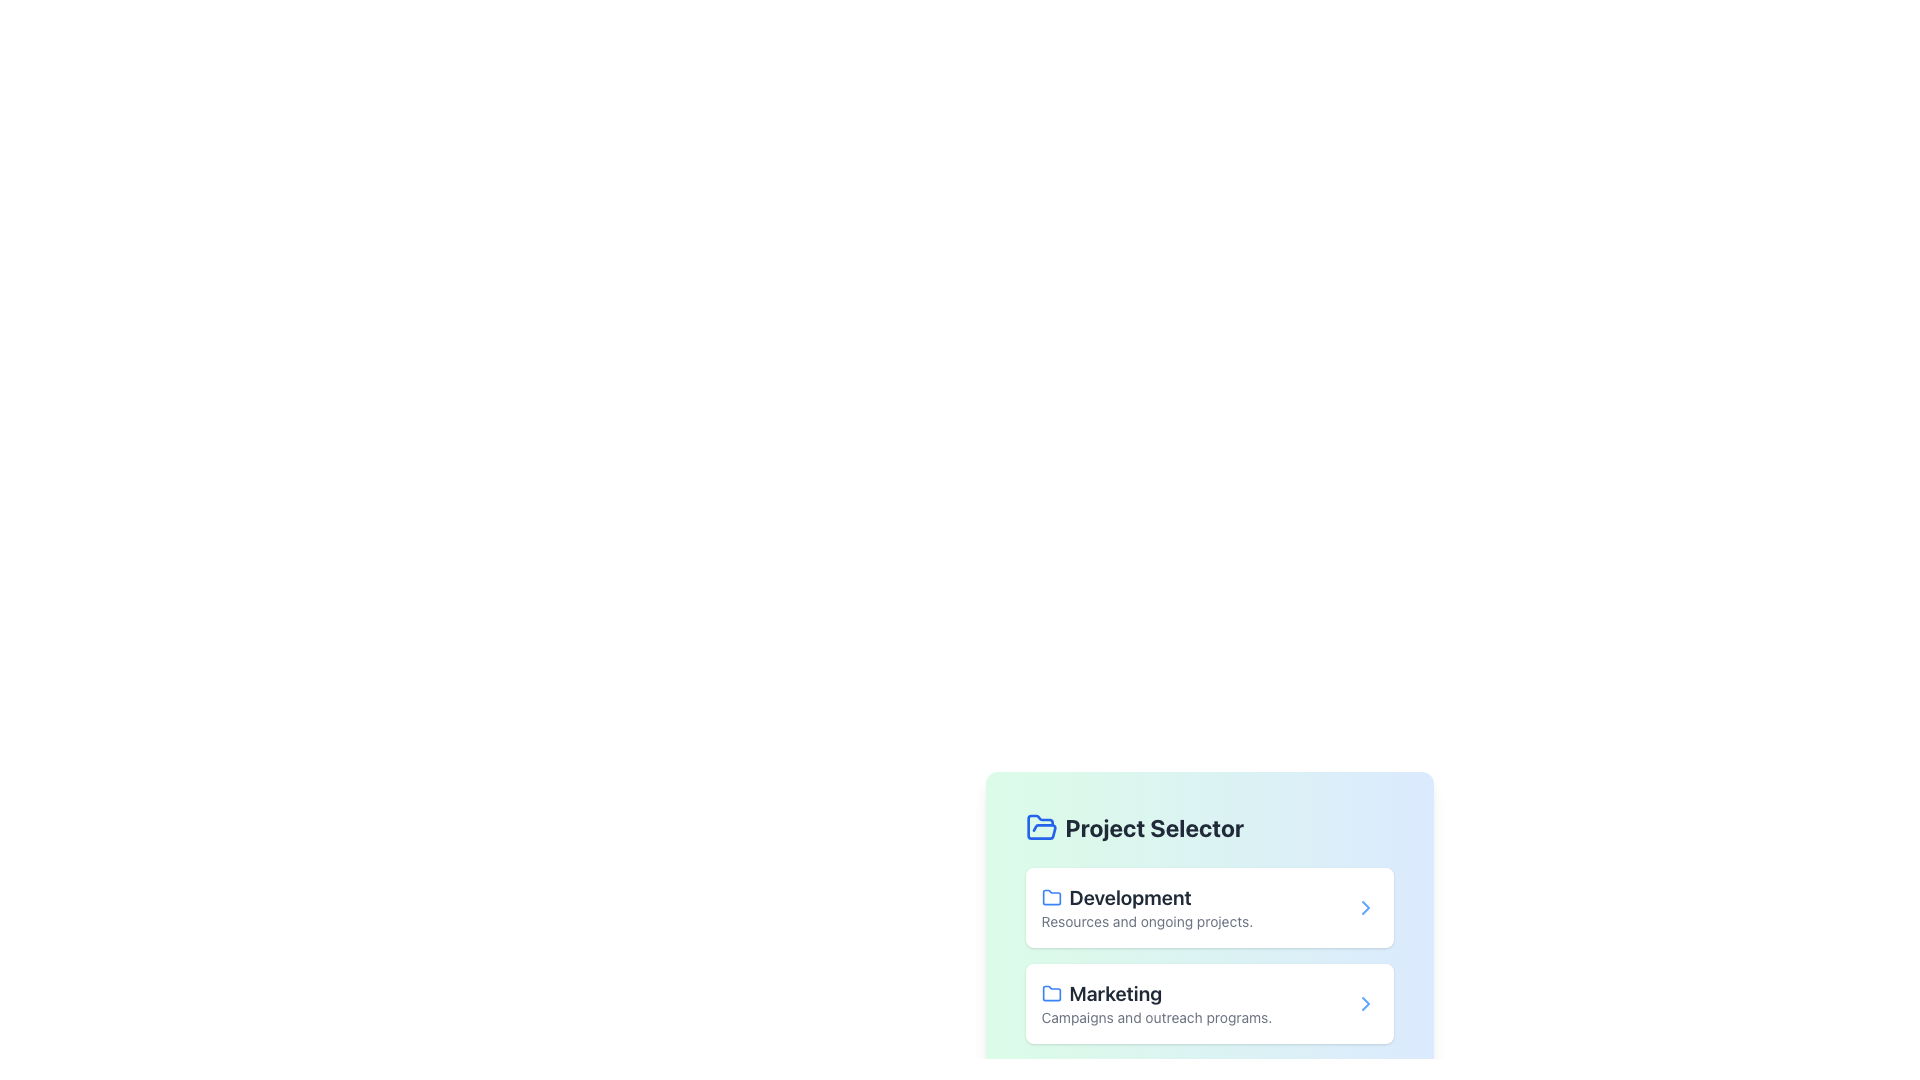 Image resolution: width=1920 pixels, height=1080 pixels. I want to click on the rightward-pointing arrow icon (Chevron) located in the 'Development' entry of the 'Project Selector' panel, so click(1364, 907).